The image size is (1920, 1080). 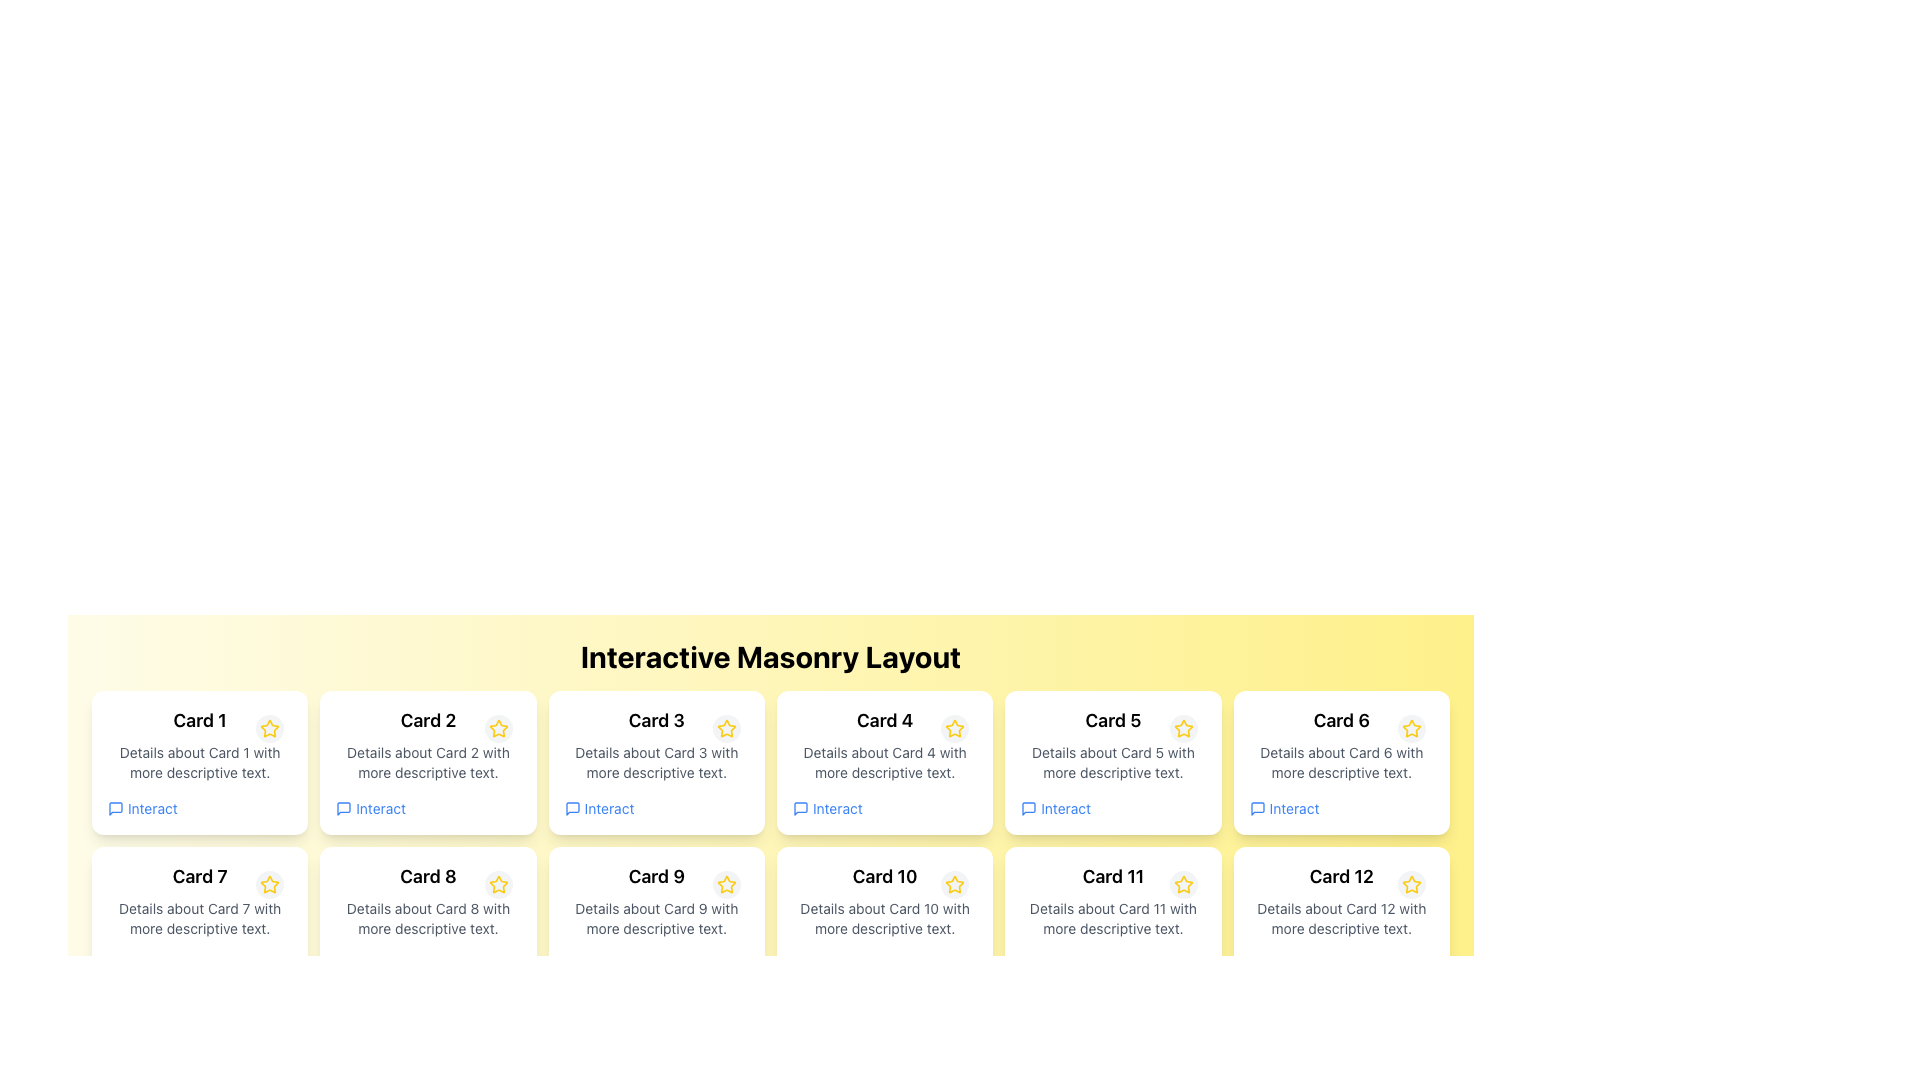 What do you see at coordinates (656, 875) in the screenshot?
I see `the text label serving as the title for 'Card 9', located in the center header of the card in the second row, first column of the masonry layout` at bounding box center [656, 875].